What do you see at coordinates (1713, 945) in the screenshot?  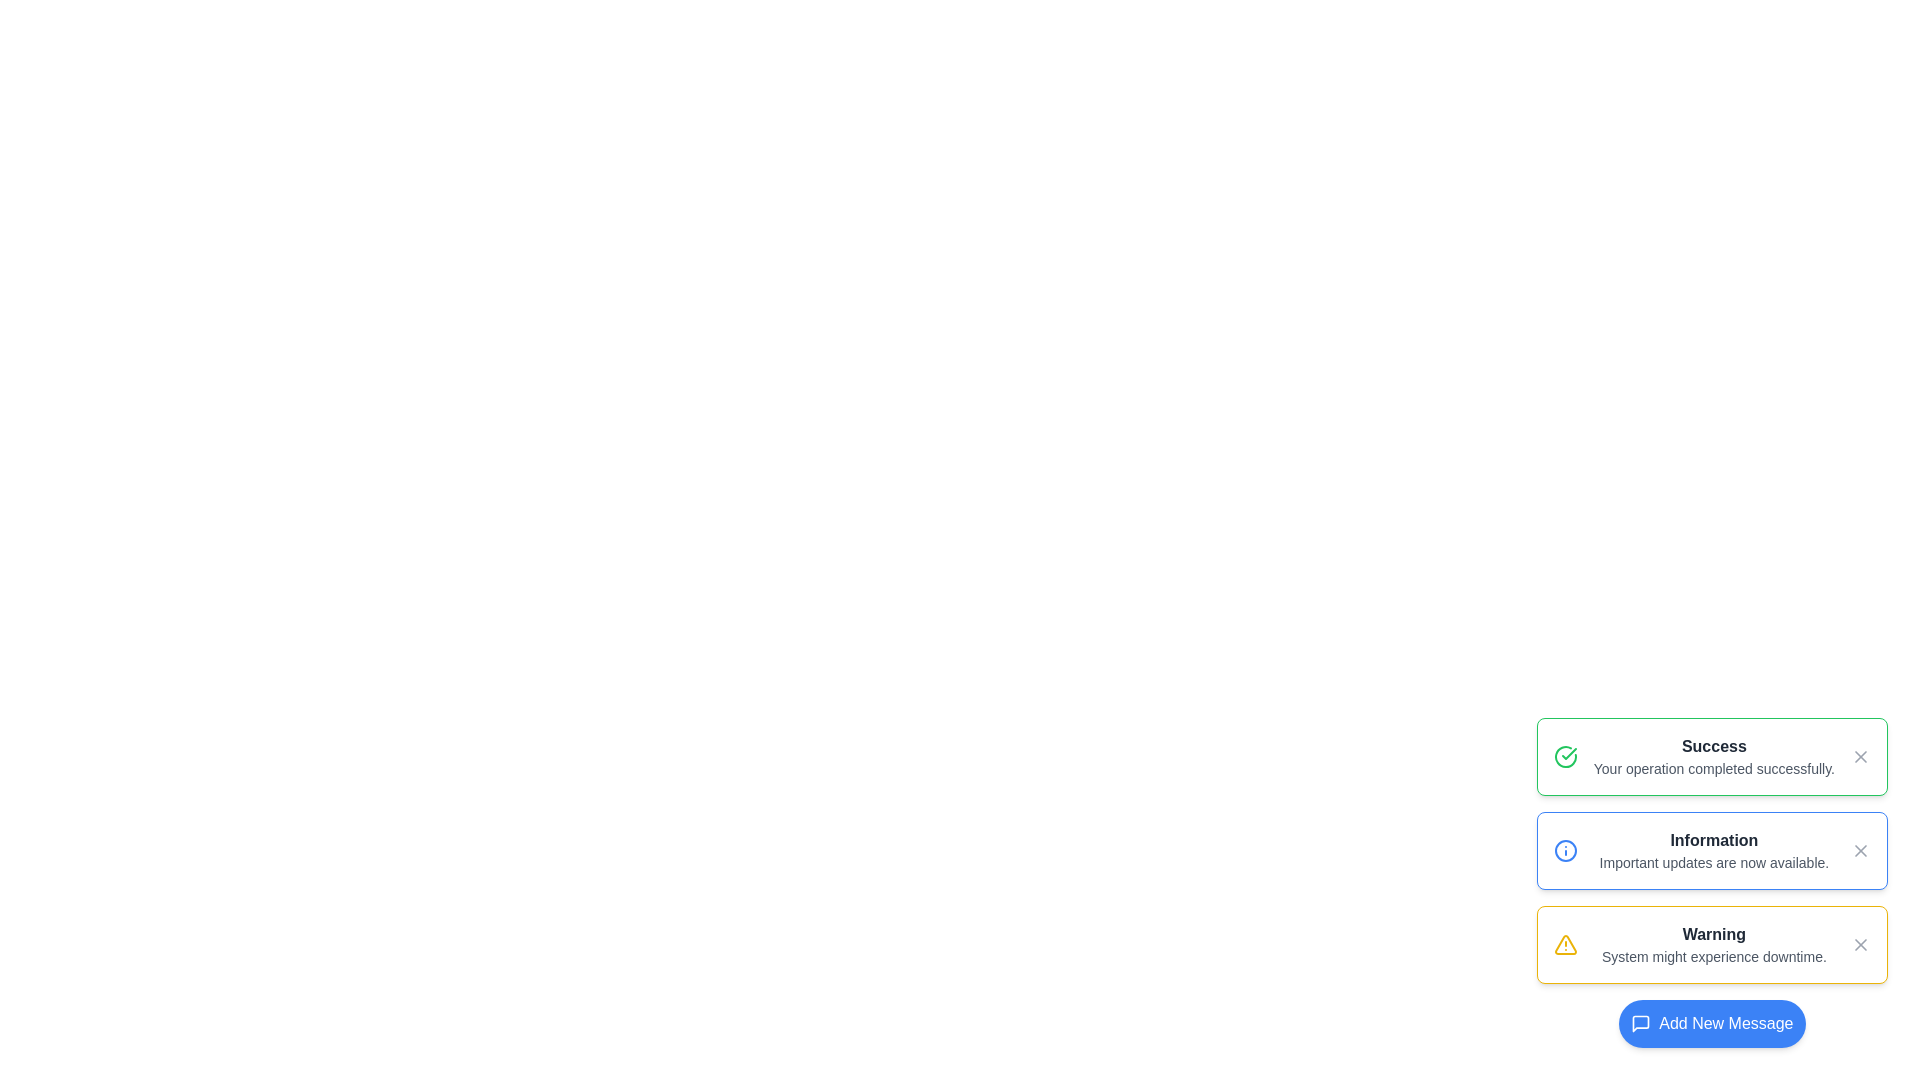 I see `the warning message in the 'Warning' notification box located near the bottom-right corner of the interface` at bounding box center [1713, 945].